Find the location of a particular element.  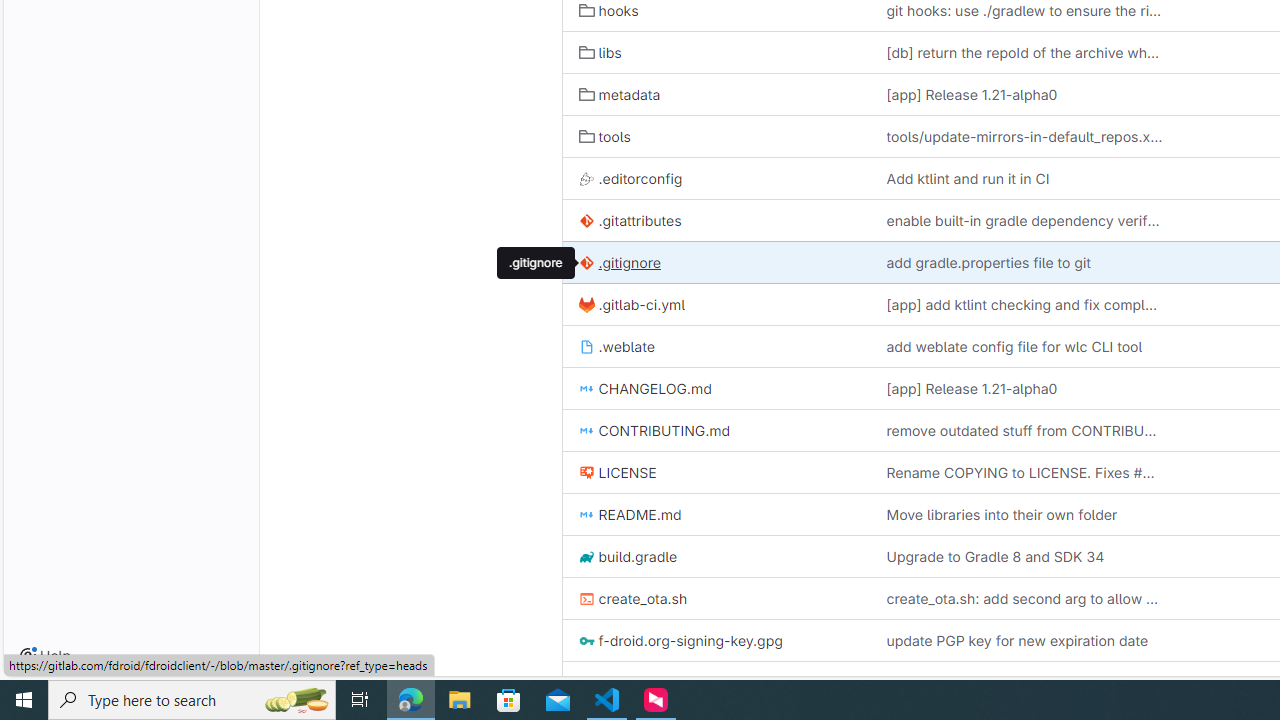

'create_ota.sh' is located at coordinates (716, 597).